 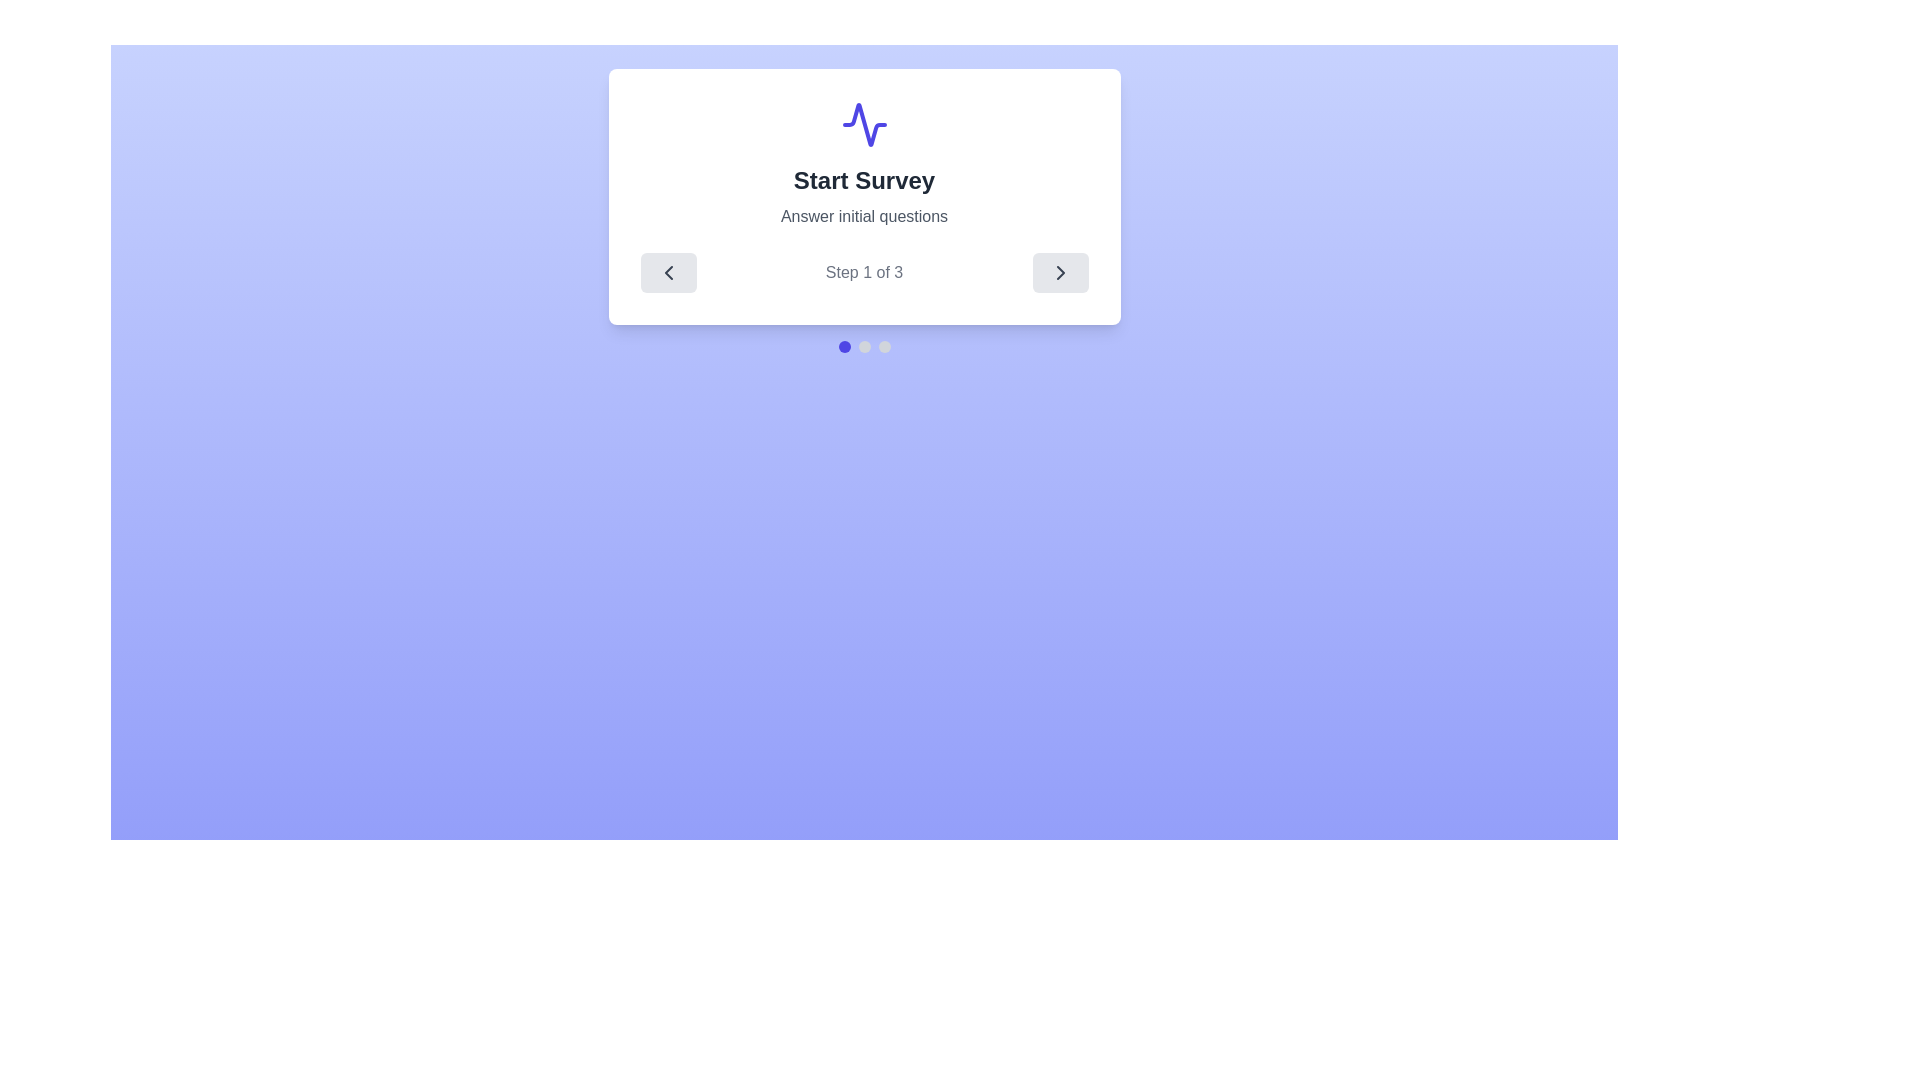 What do you see at coordinates (668, 273) in the screenshot?
I see `the left arrow button to navigate to the previous step` at bounding box center [668, 273].